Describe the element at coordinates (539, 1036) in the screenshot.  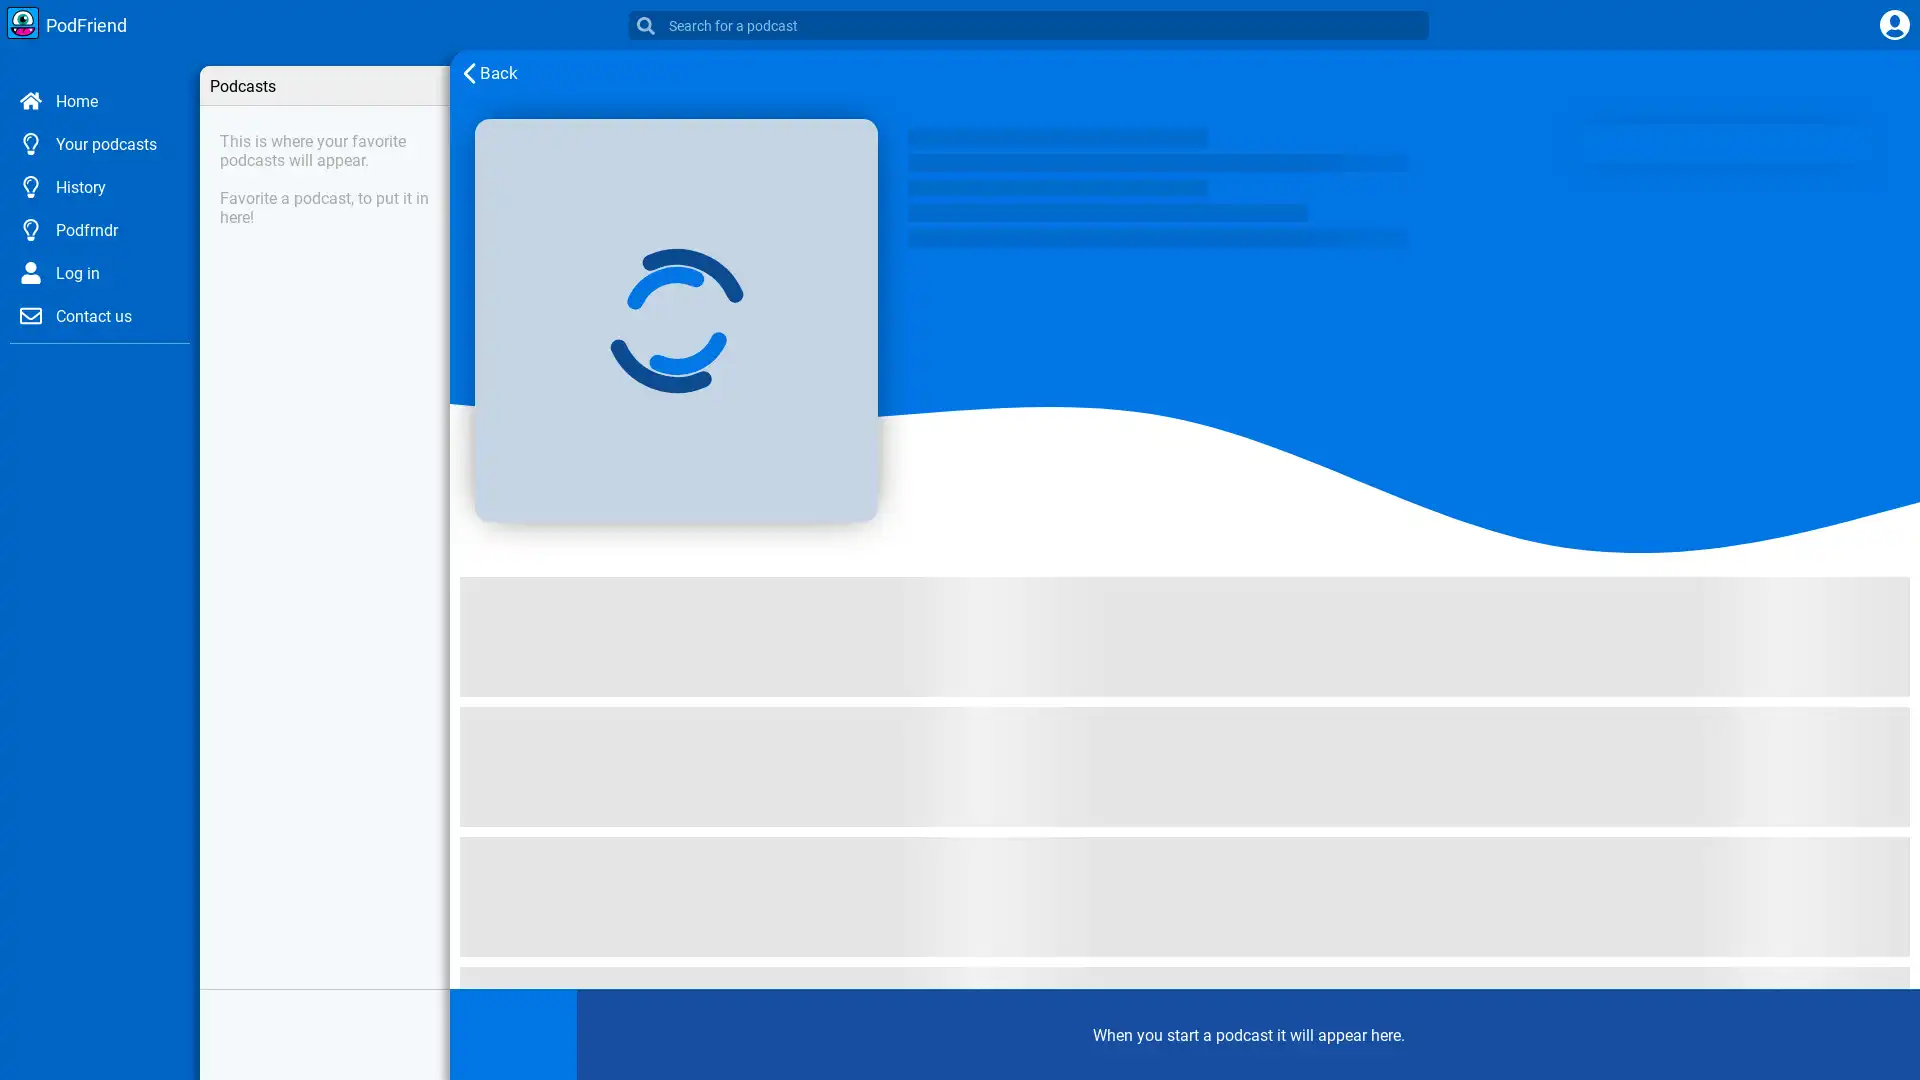
I see `Share` at that location.